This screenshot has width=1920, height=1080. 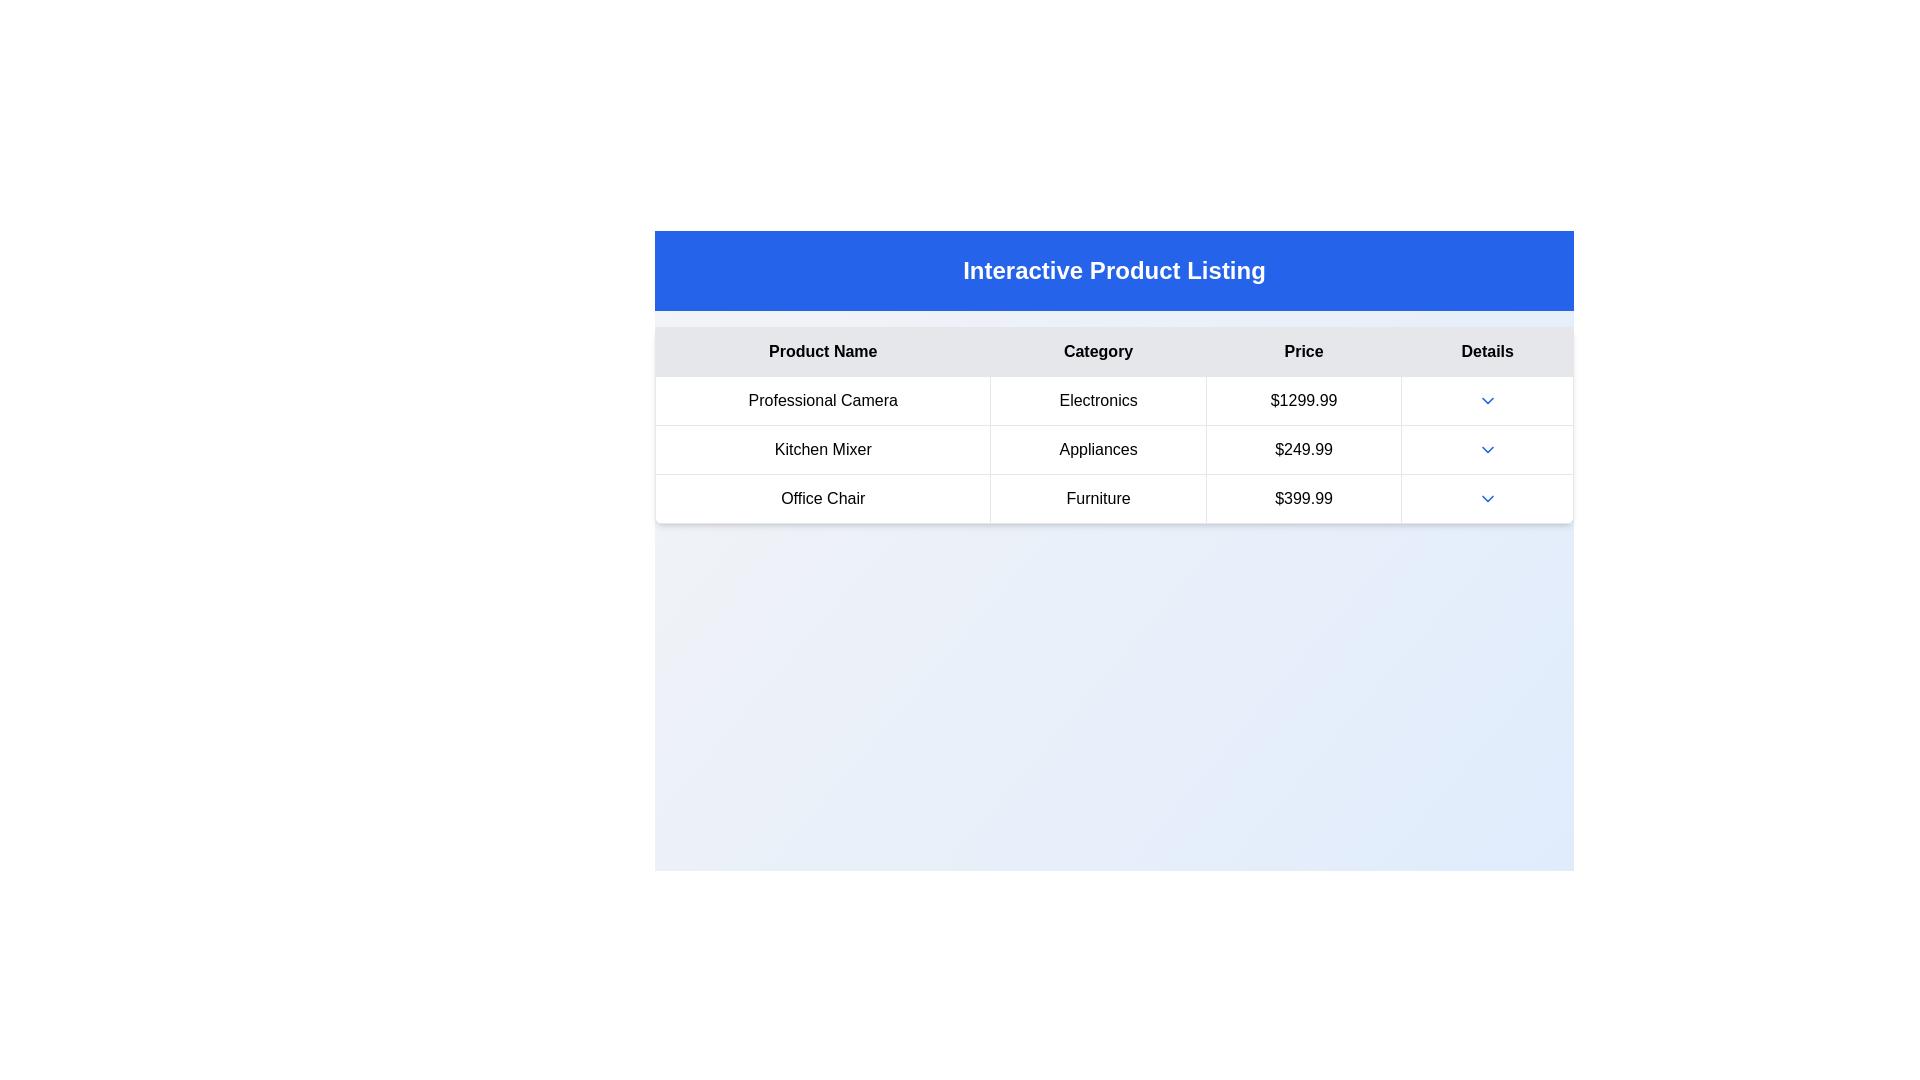 What do you see at coordinates (1304, 450) in the screenshot?
I see `the price label displaying '$249.99' in the second row of the product listing table, which is the third cell in that row` at bounding box center [1304, 450].